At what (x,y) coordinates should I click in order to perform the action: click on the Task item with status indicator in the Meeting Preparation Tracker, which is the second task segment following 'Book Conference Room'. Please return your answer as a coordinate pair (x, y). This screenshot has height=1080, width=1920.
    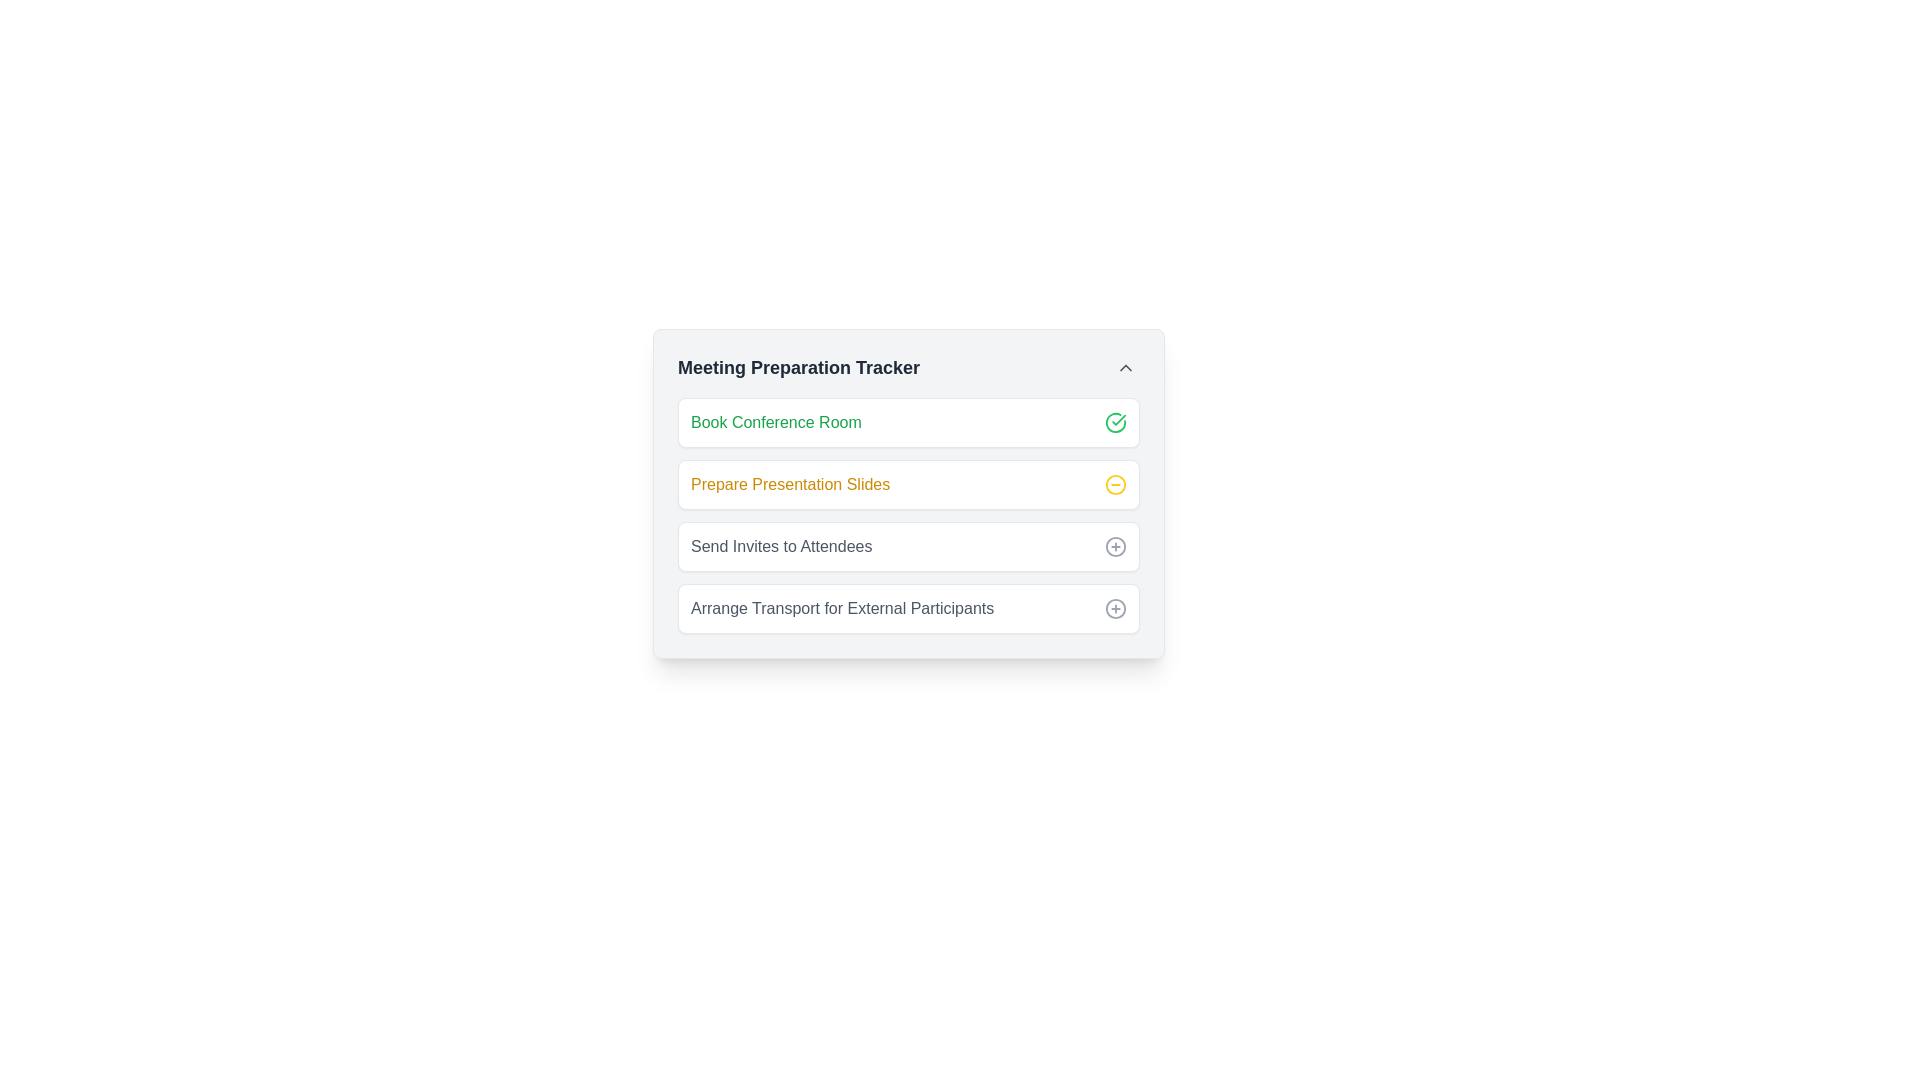
    Looking at the image, I should click on (907, 493).